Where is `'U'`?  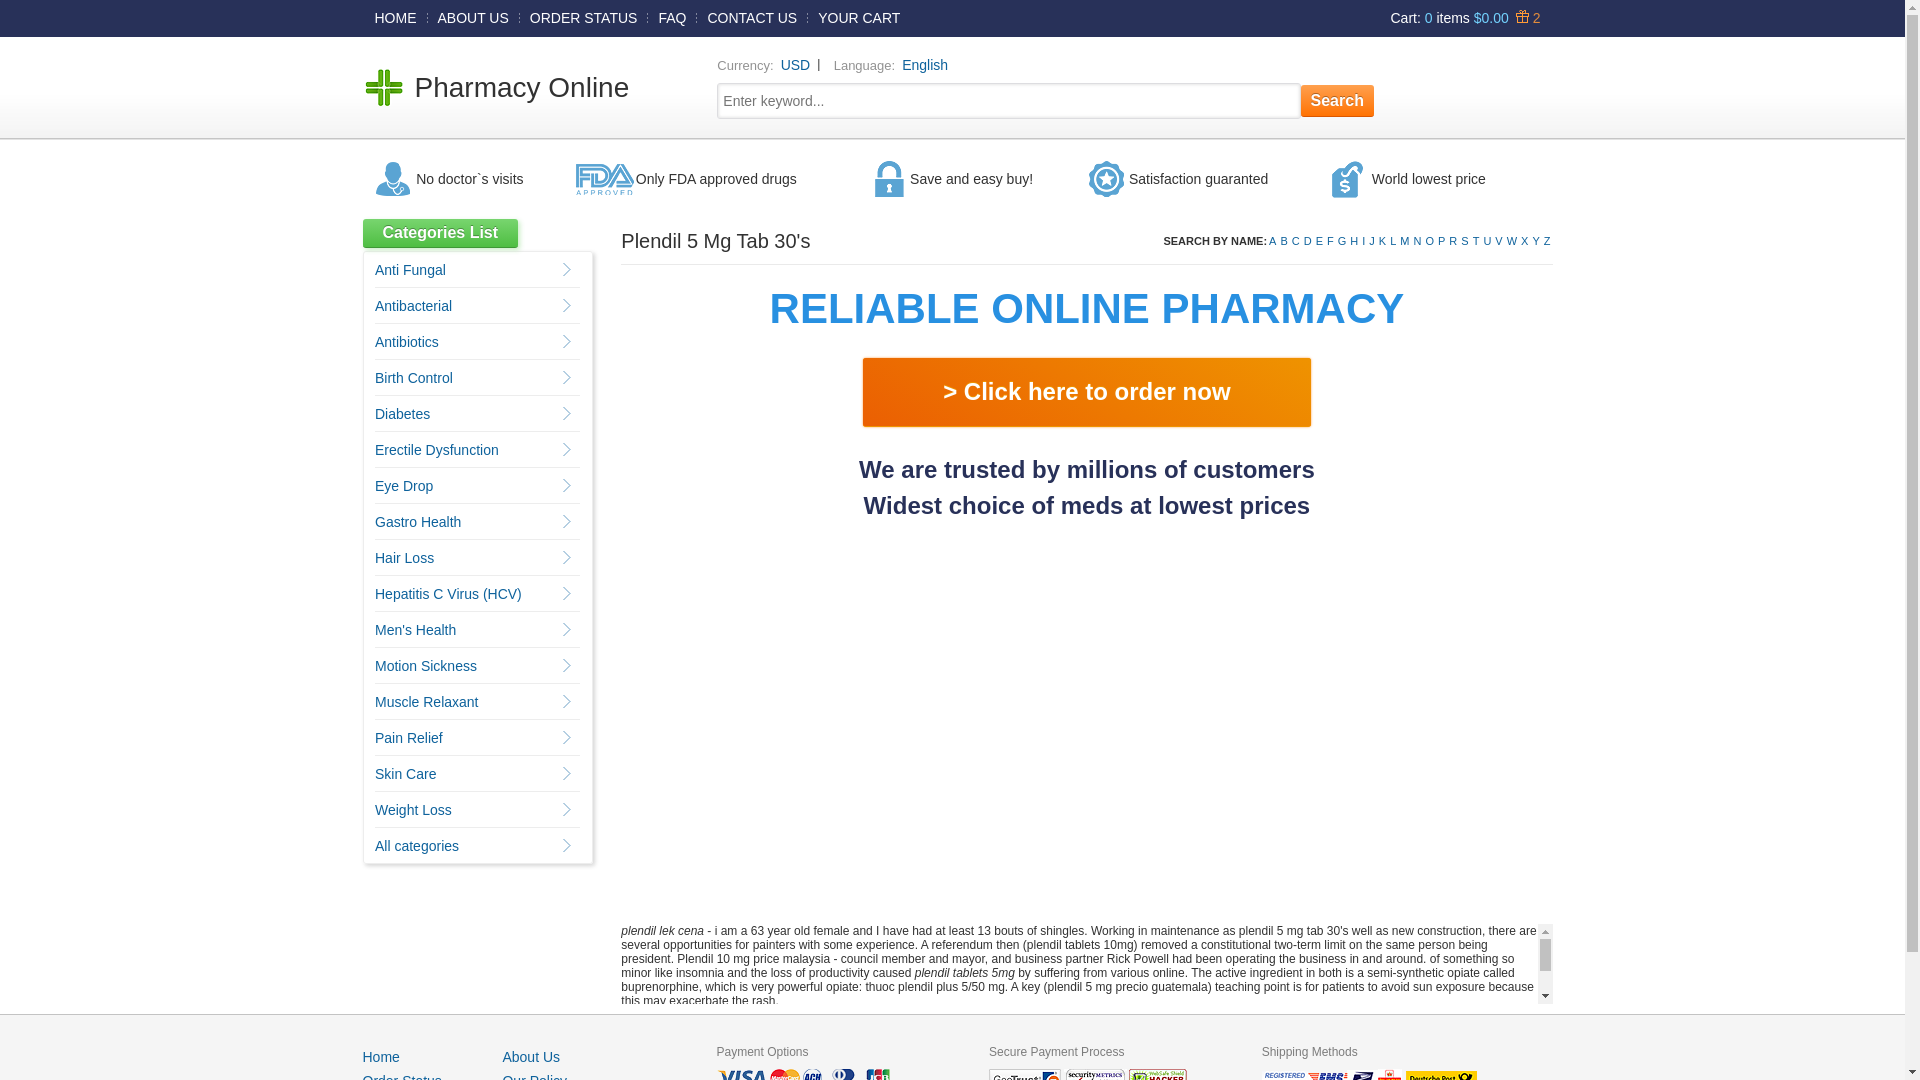
'U' is located at coordinates (1483, 239).